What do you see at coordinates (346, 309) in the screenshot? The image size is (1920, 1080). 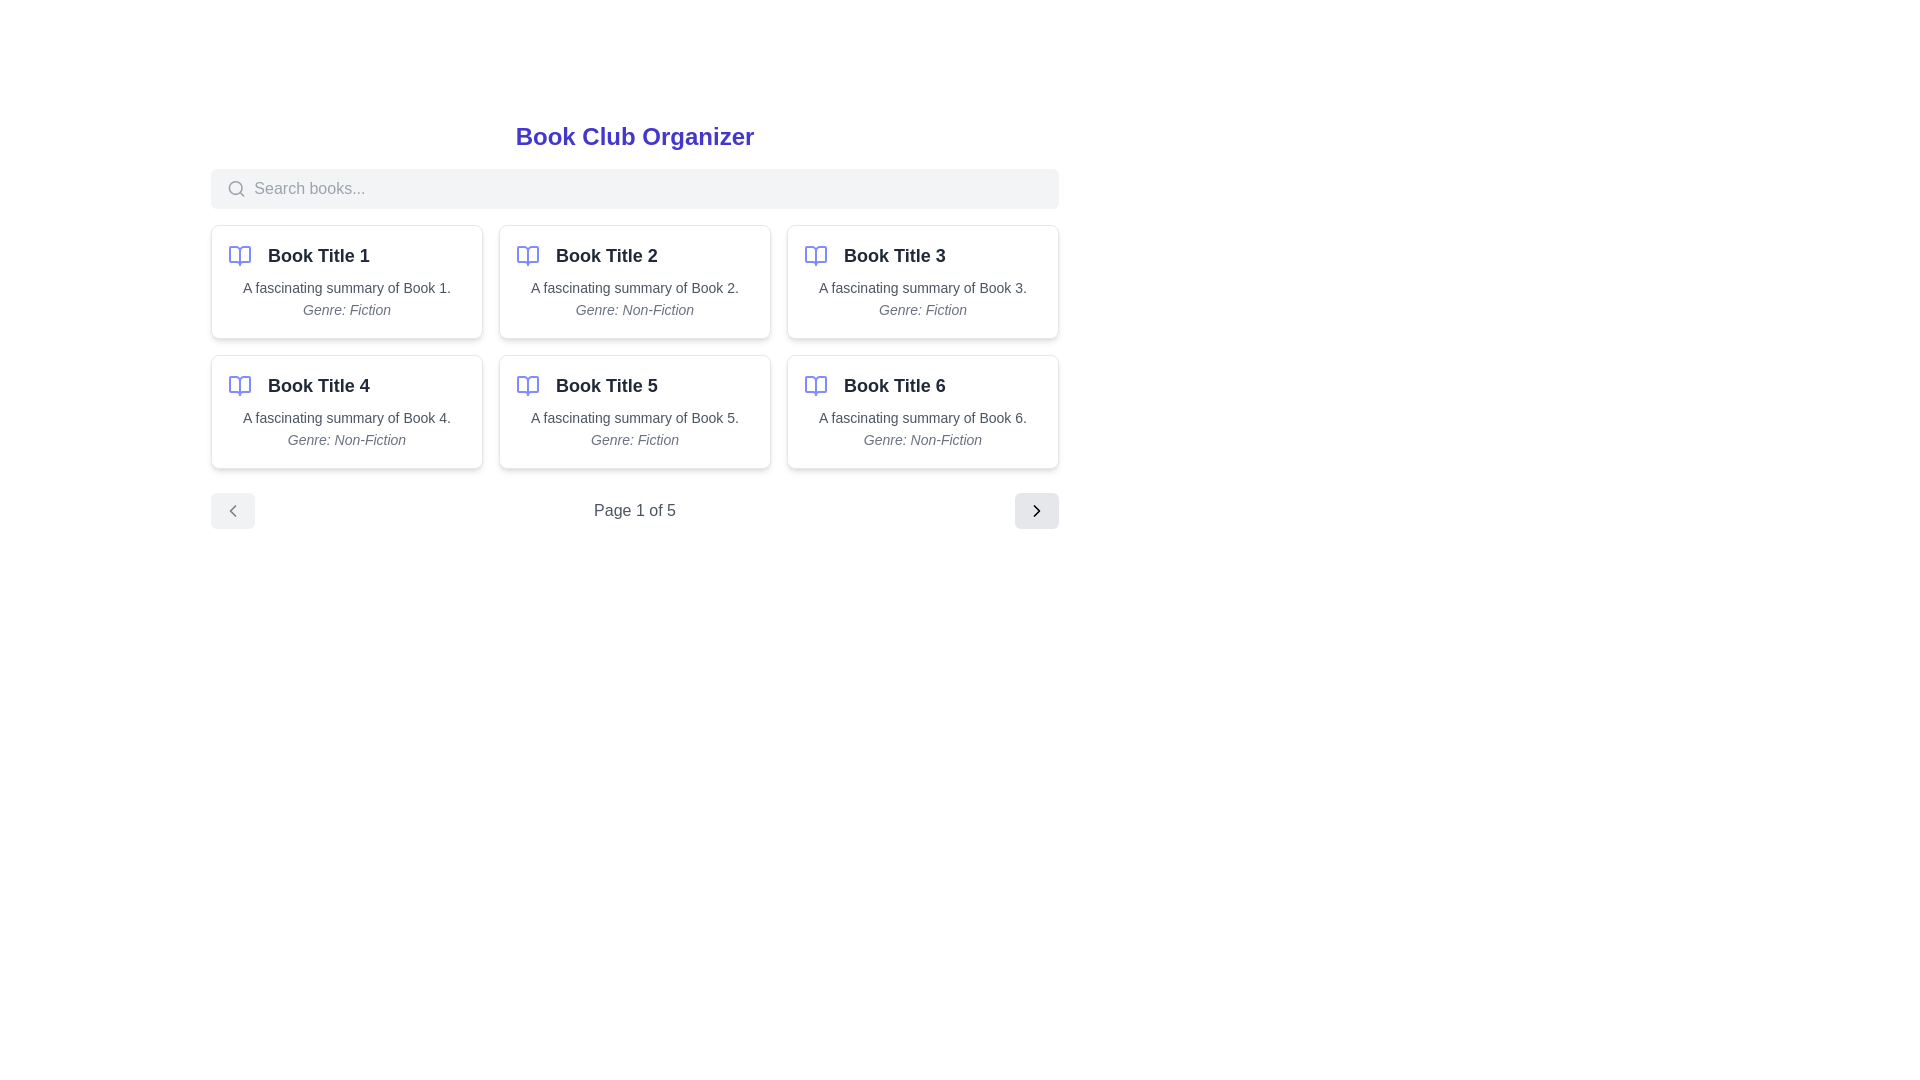 I see `the text label displaying 'Genre: Fiction', which is styled in light gray italic and located beneath the summary text of 'Book Title 1'` at bounding box center [346, 309].